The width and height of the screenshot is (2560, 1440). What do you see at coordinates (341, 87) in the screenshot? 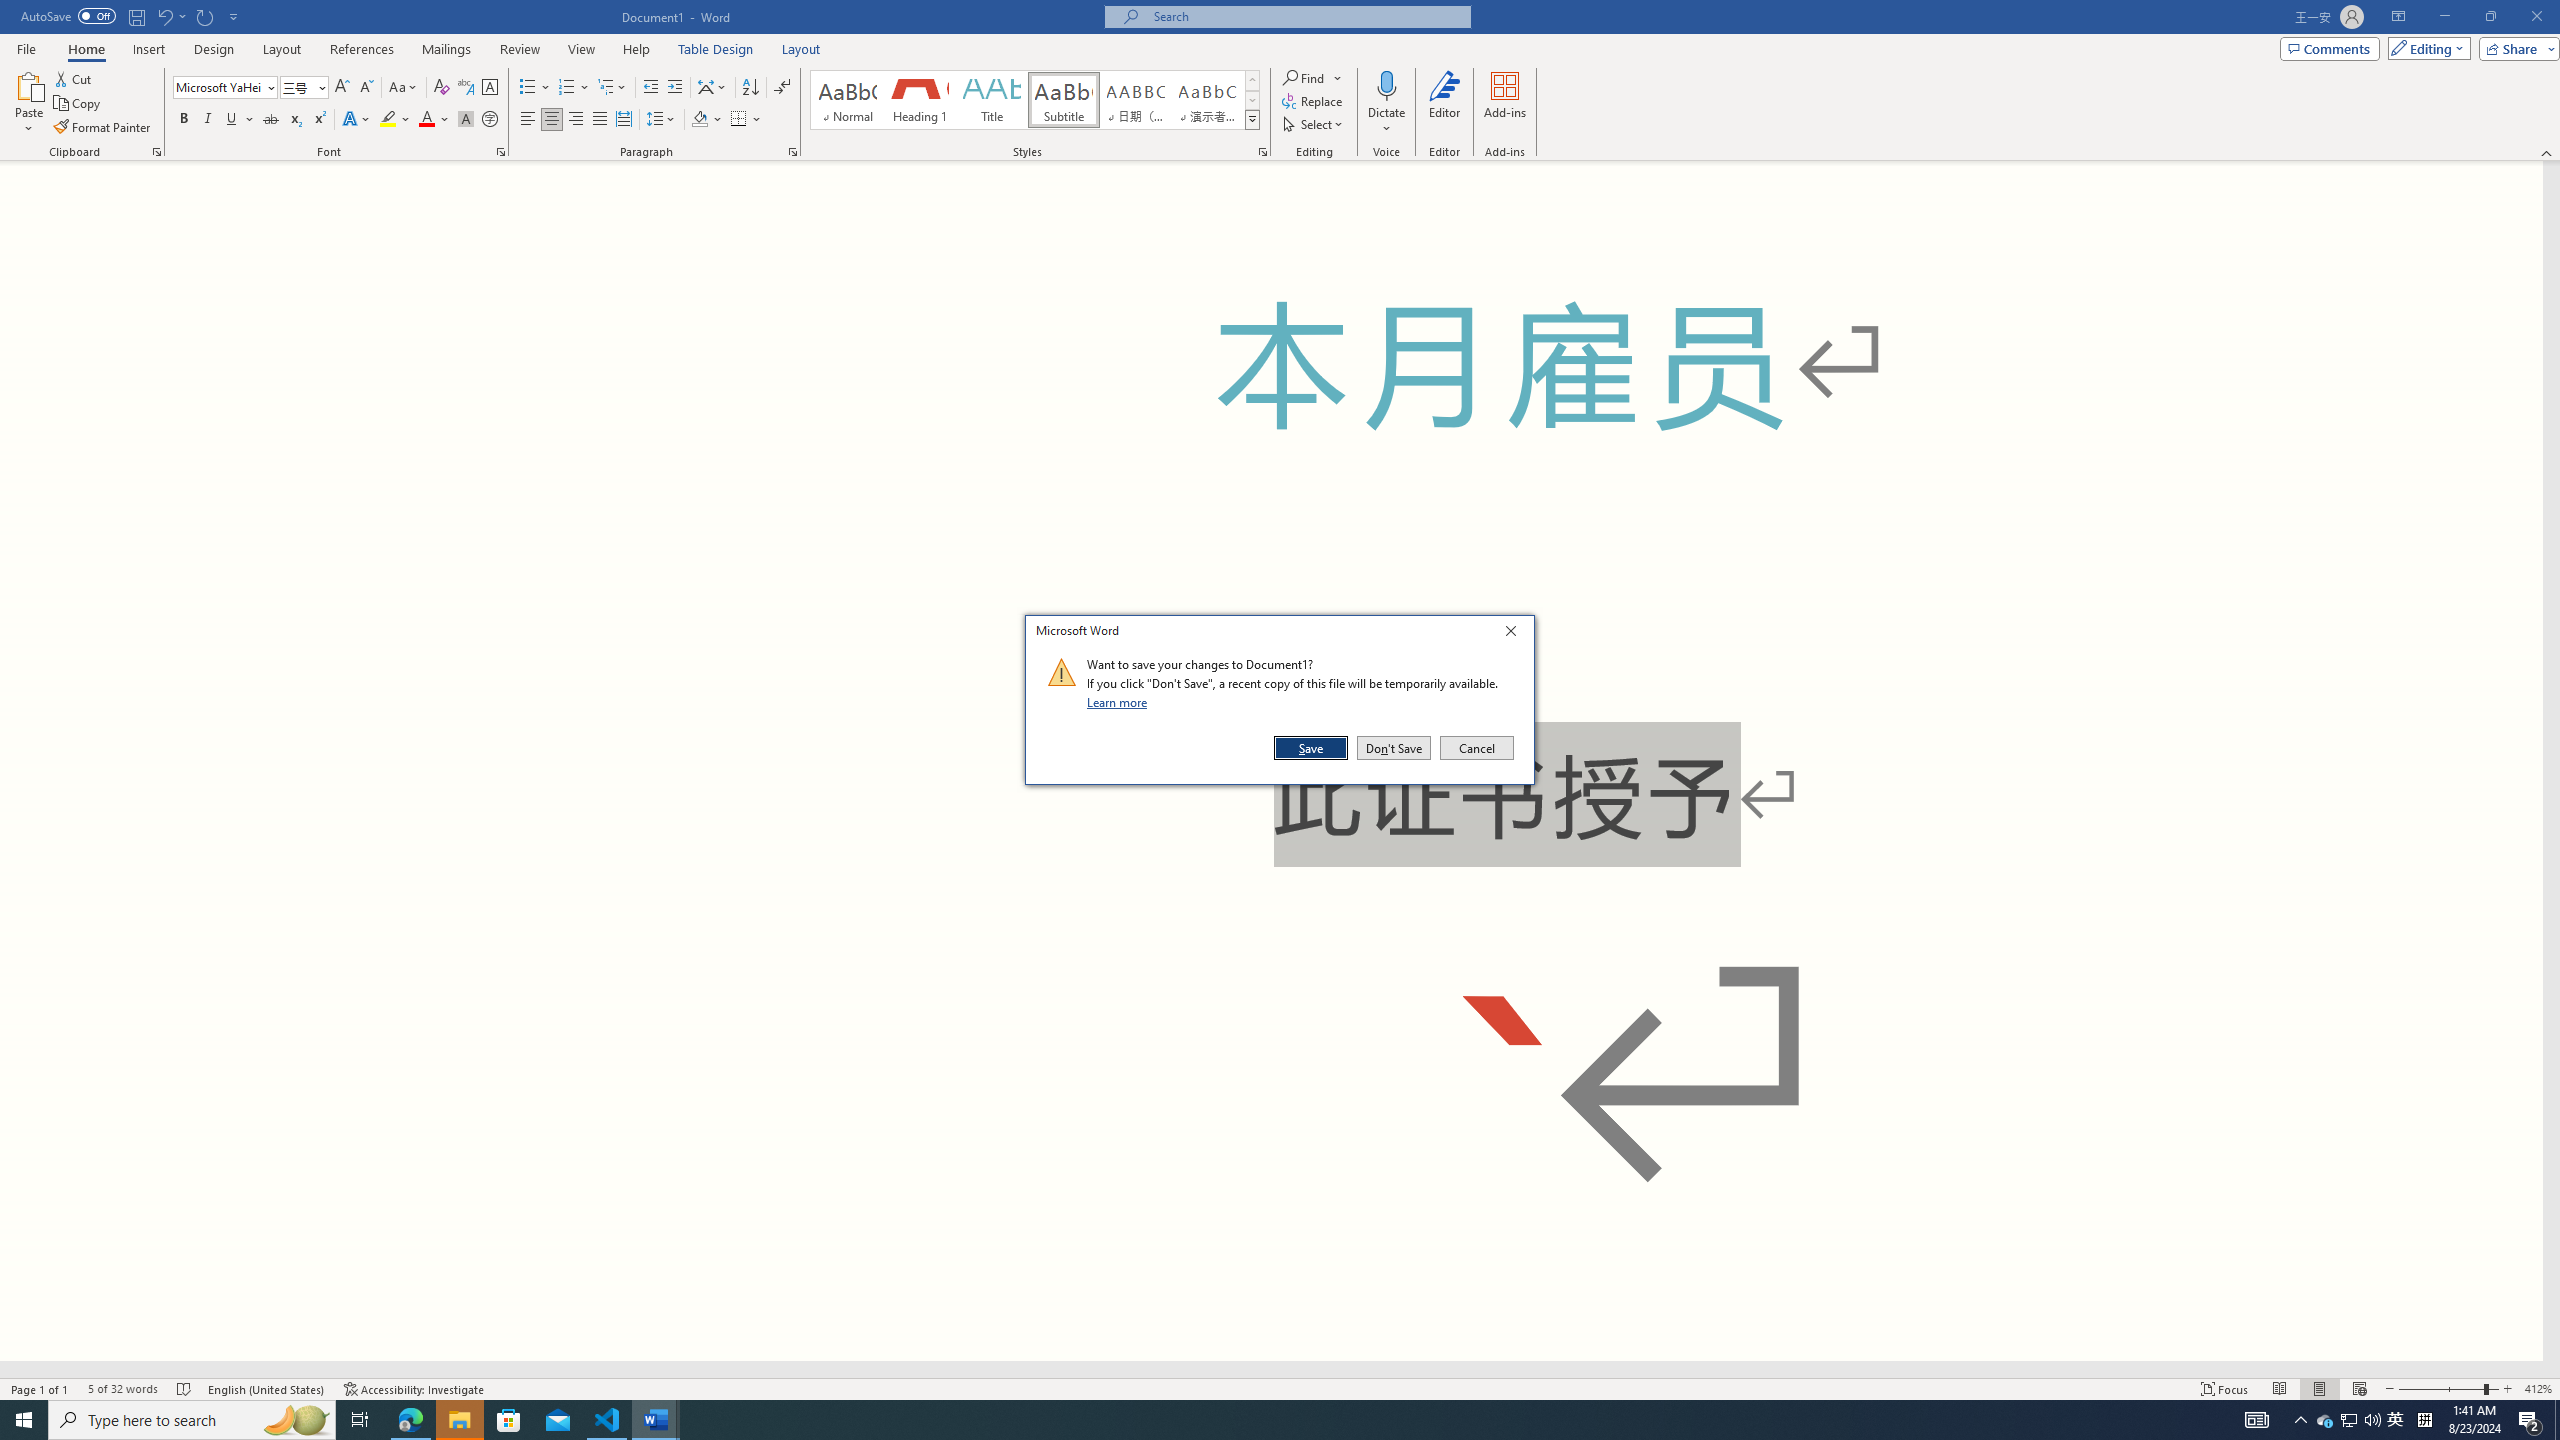
I see `'Grow Font'` at bounding box center [341, 87].